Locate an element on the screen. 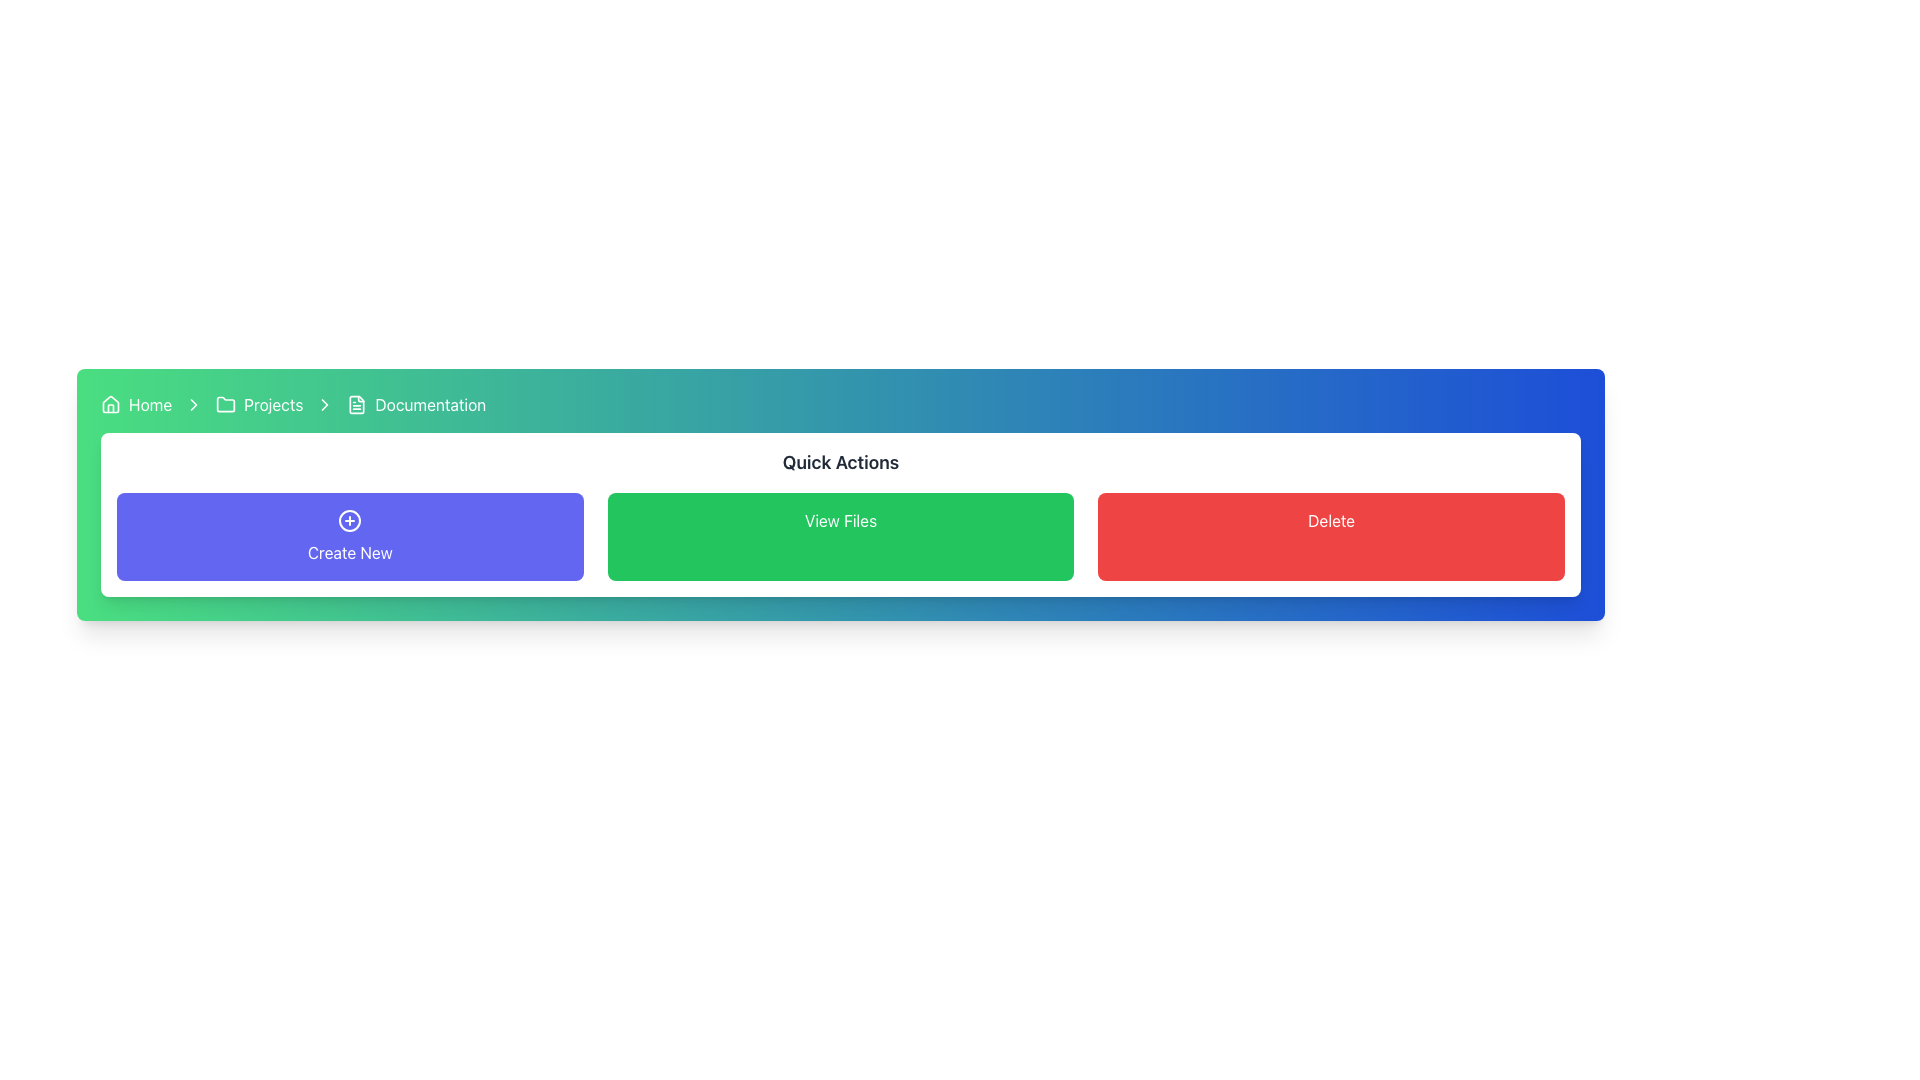 The width and height of the screenshot is (1920, 1080). the 'View Files' button, which is a green rectangular button with white text is located at coordinates (840, 535).